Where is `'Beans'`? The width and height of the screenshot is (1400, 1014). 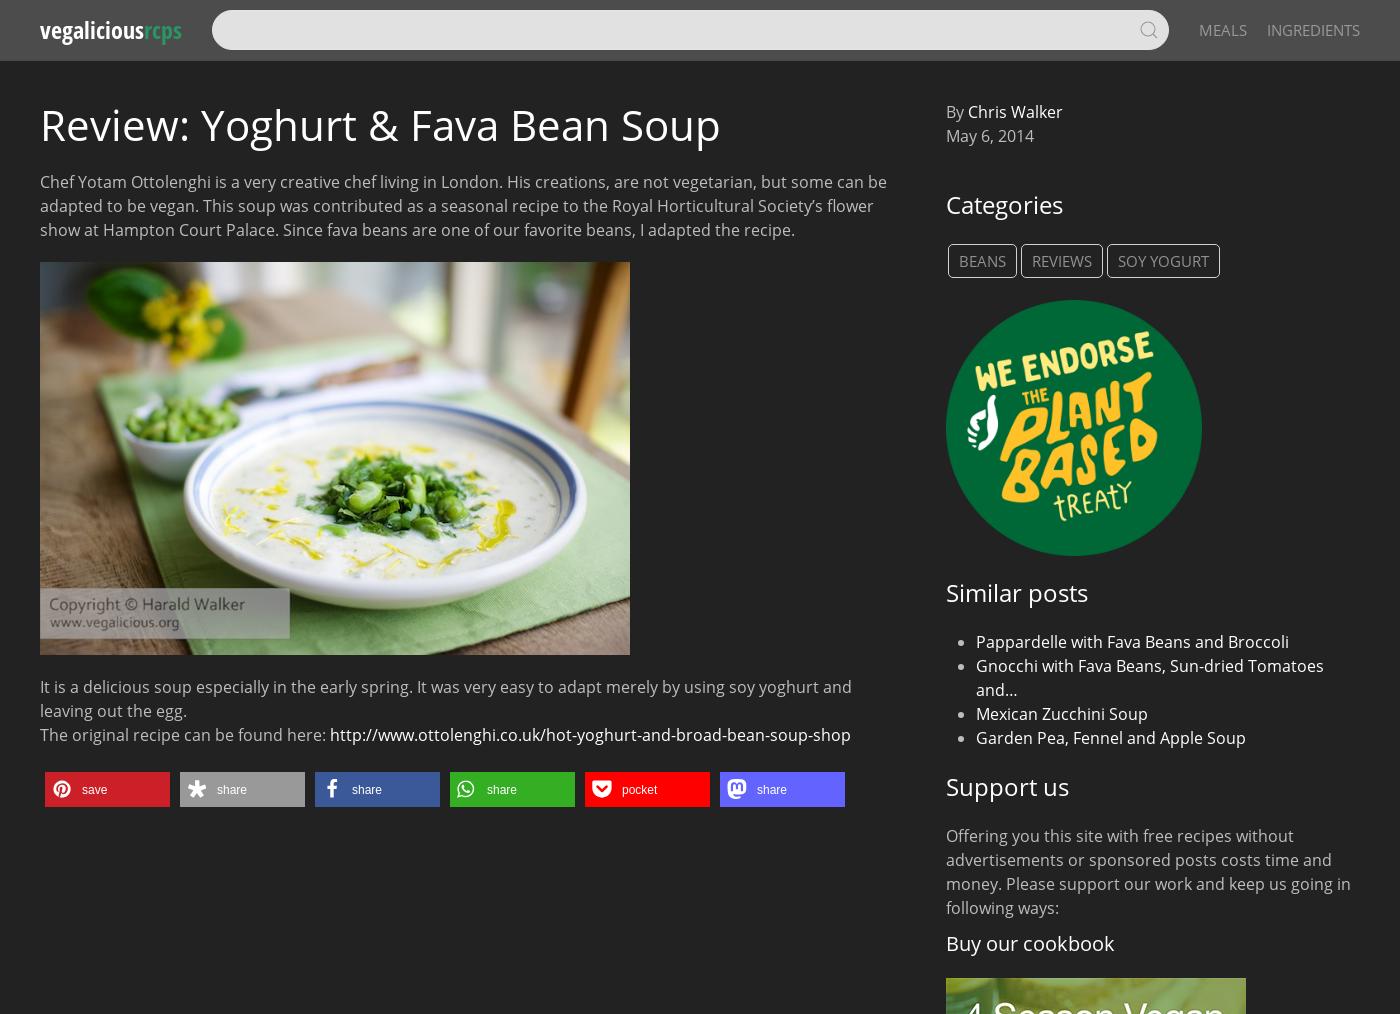
'Beans' is located at coordinates (982, 259).